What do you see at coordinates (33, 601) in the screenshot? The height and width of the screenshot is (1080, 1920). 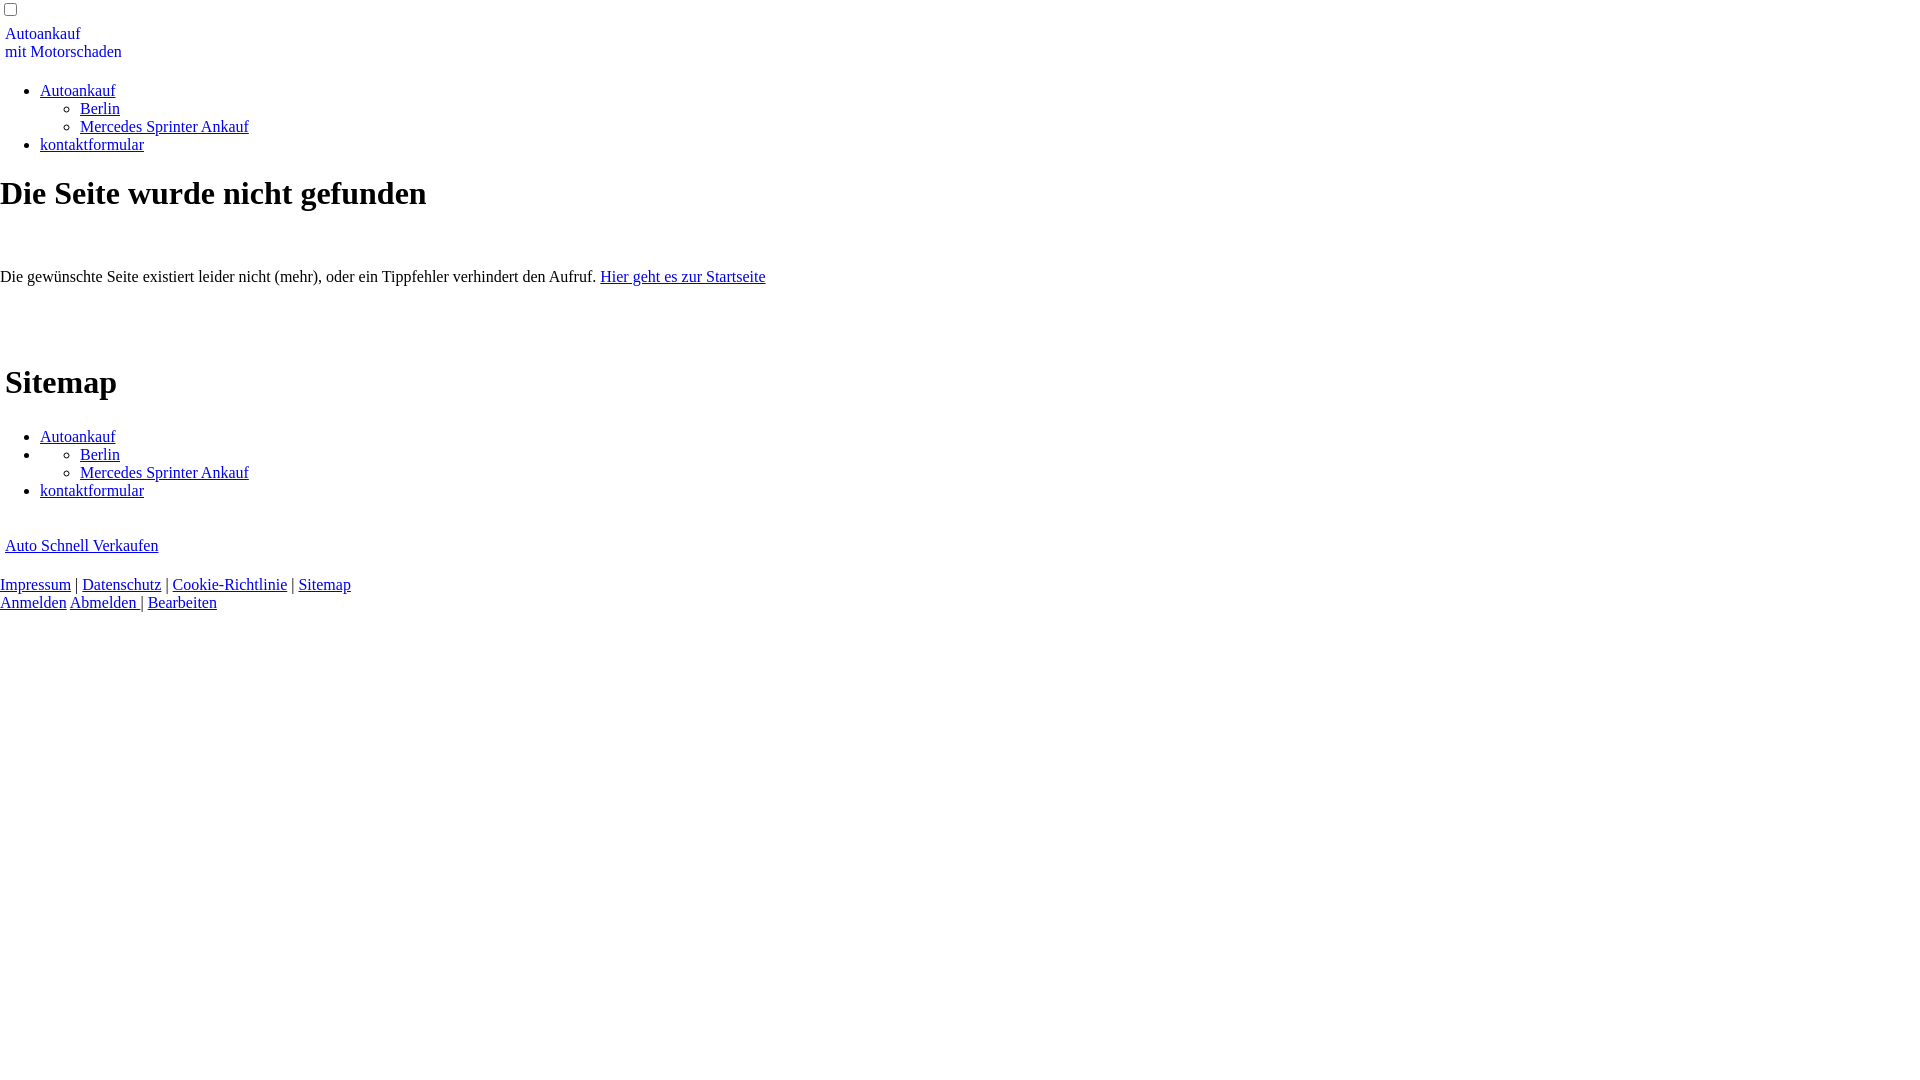 I see `'Anmelden'` at bounding box center [33, 601].